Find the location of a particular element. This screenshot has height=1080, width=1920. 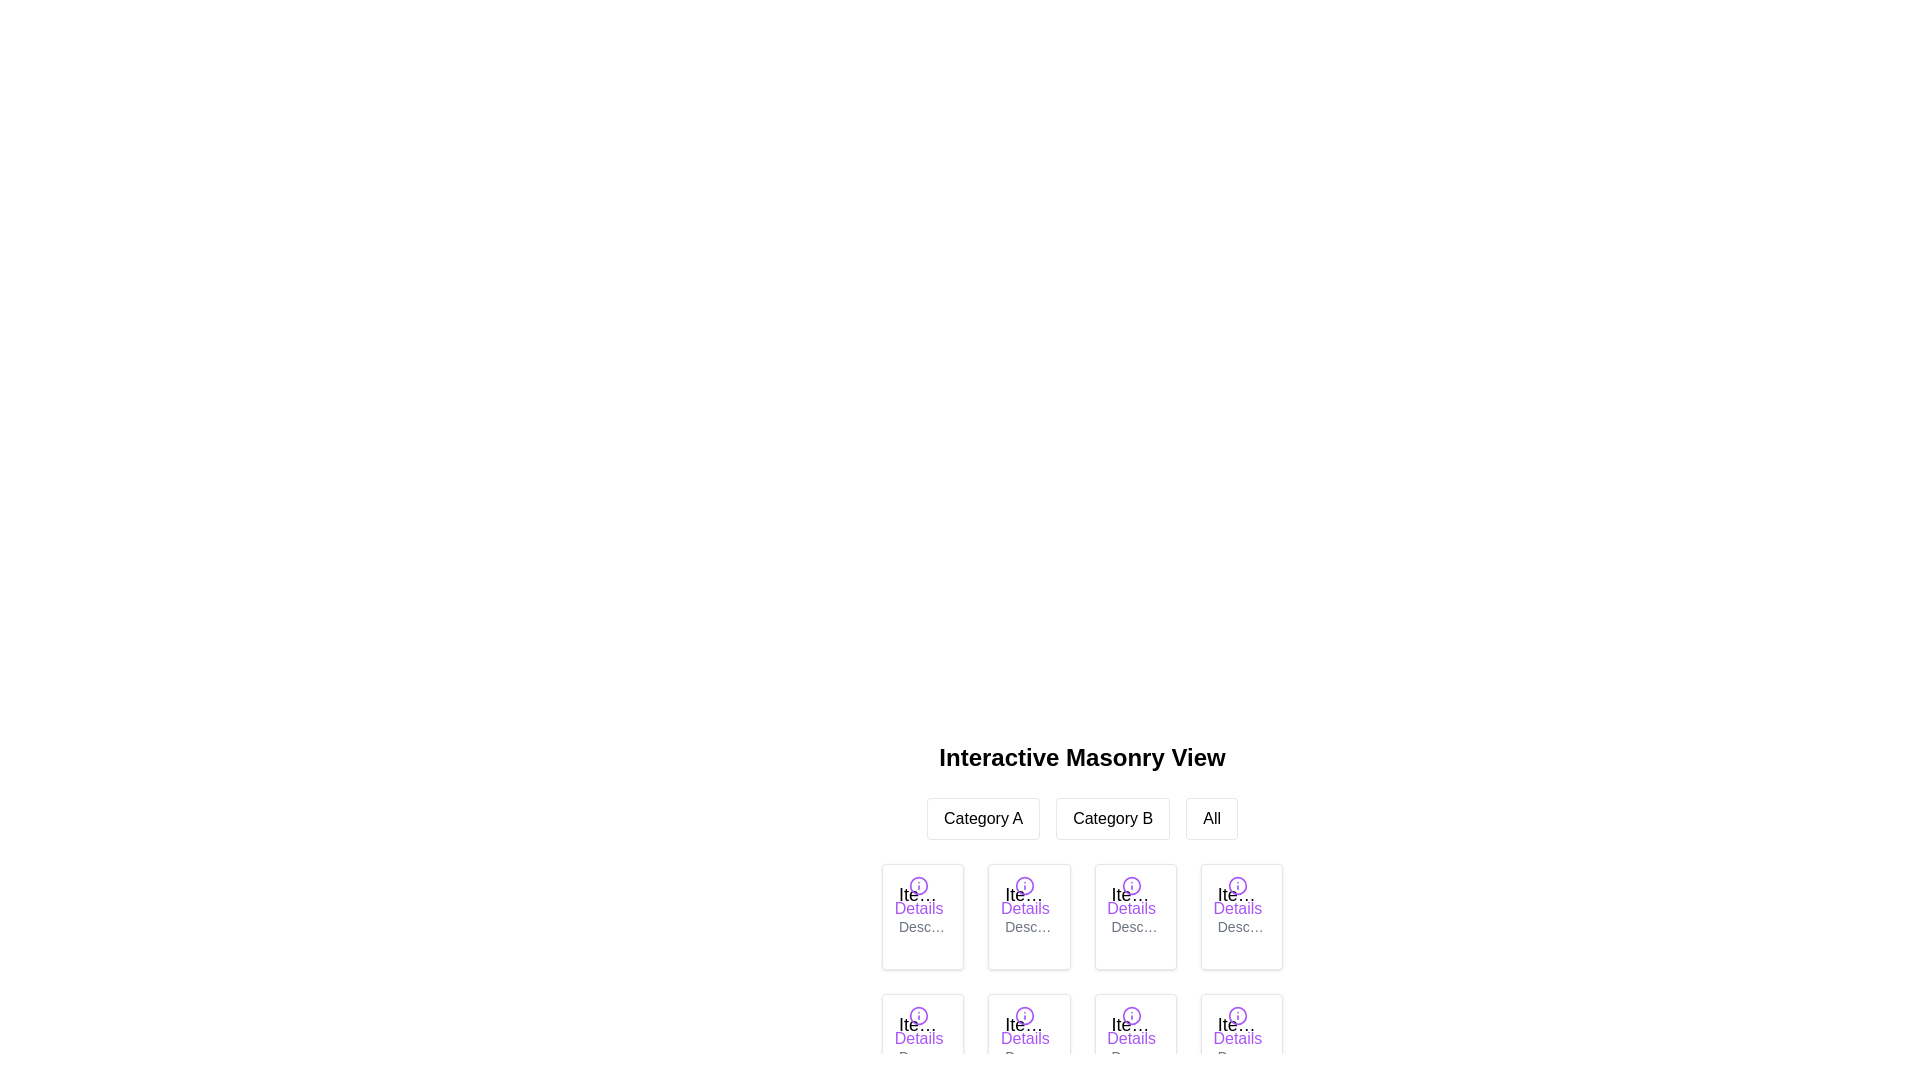

the rectangular card containing the title 'Item 1', which is the first card in the grid layout, located in the top-left corner of the grid is located at coordinates (922, 917).